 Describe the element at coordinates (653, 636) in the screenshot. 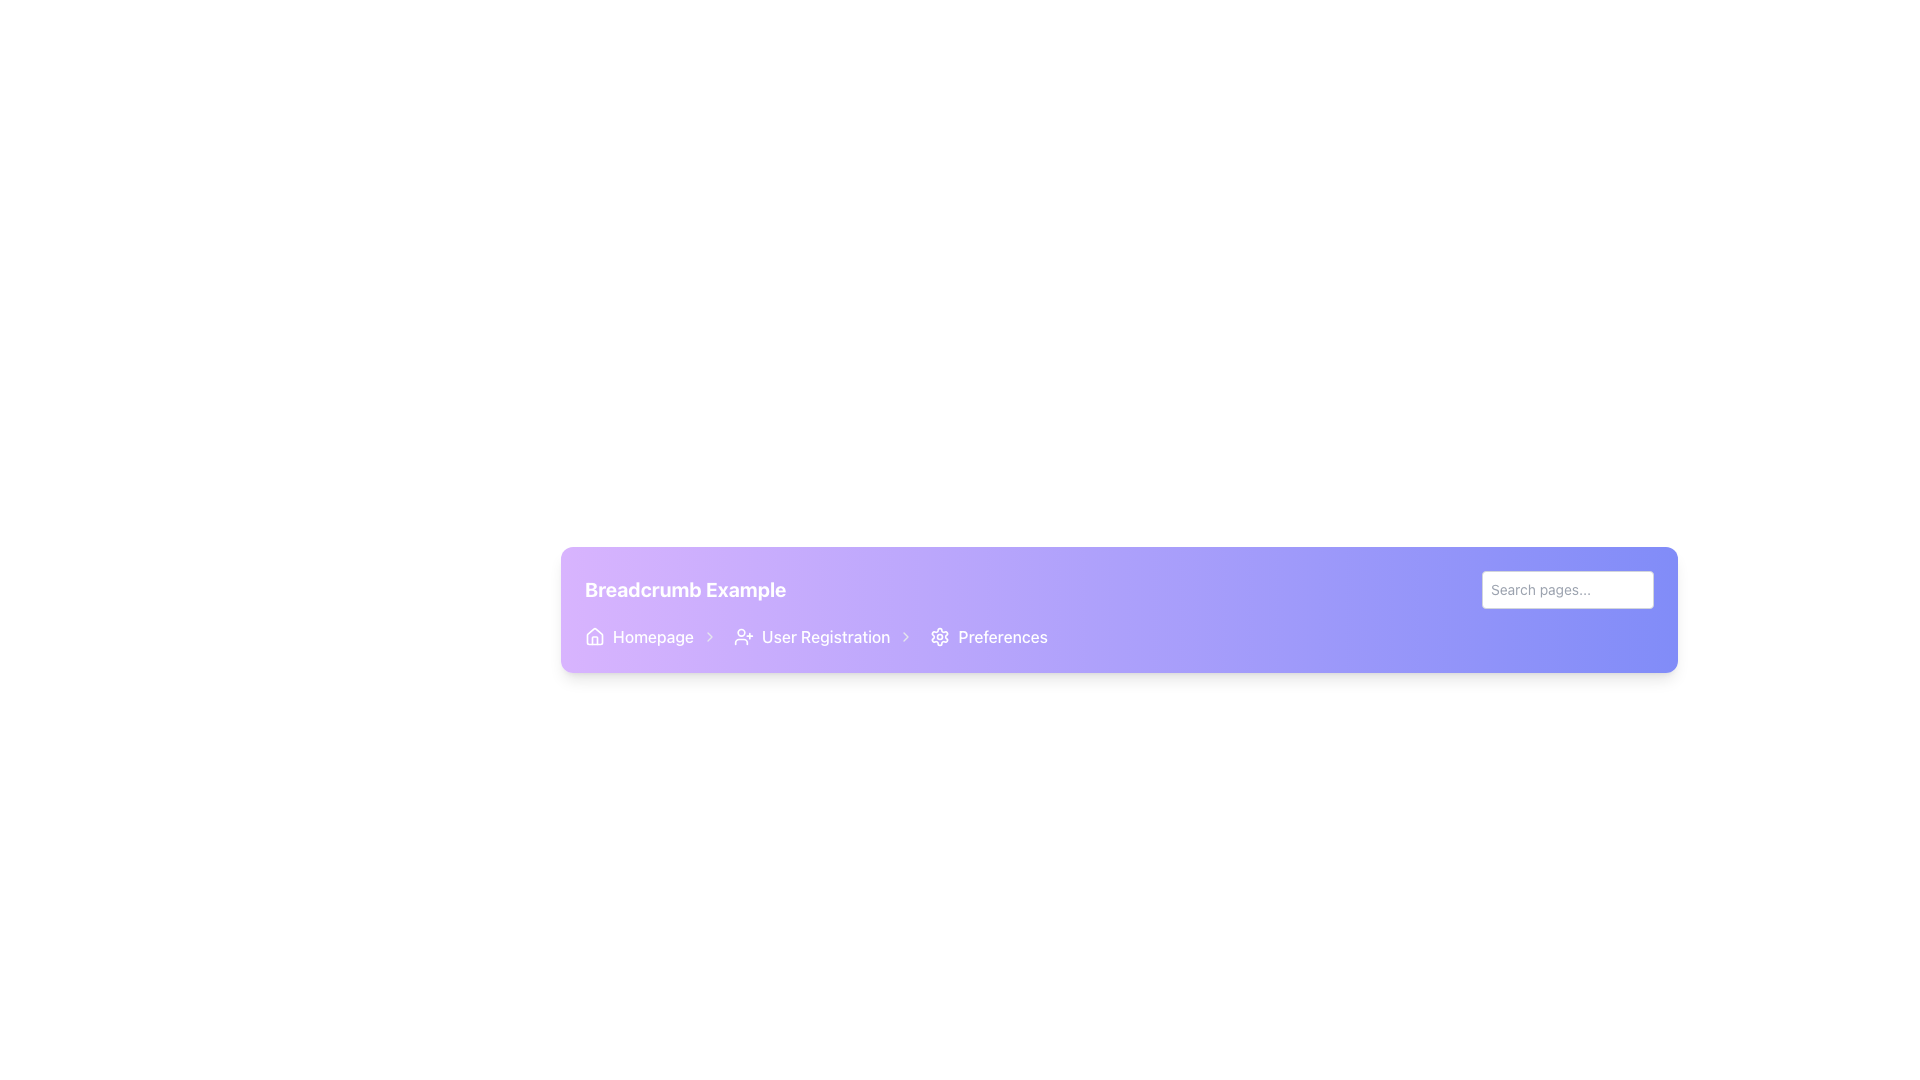

I see `the 'Homepage' text link in the breadcrumb navigation bar` at that location.